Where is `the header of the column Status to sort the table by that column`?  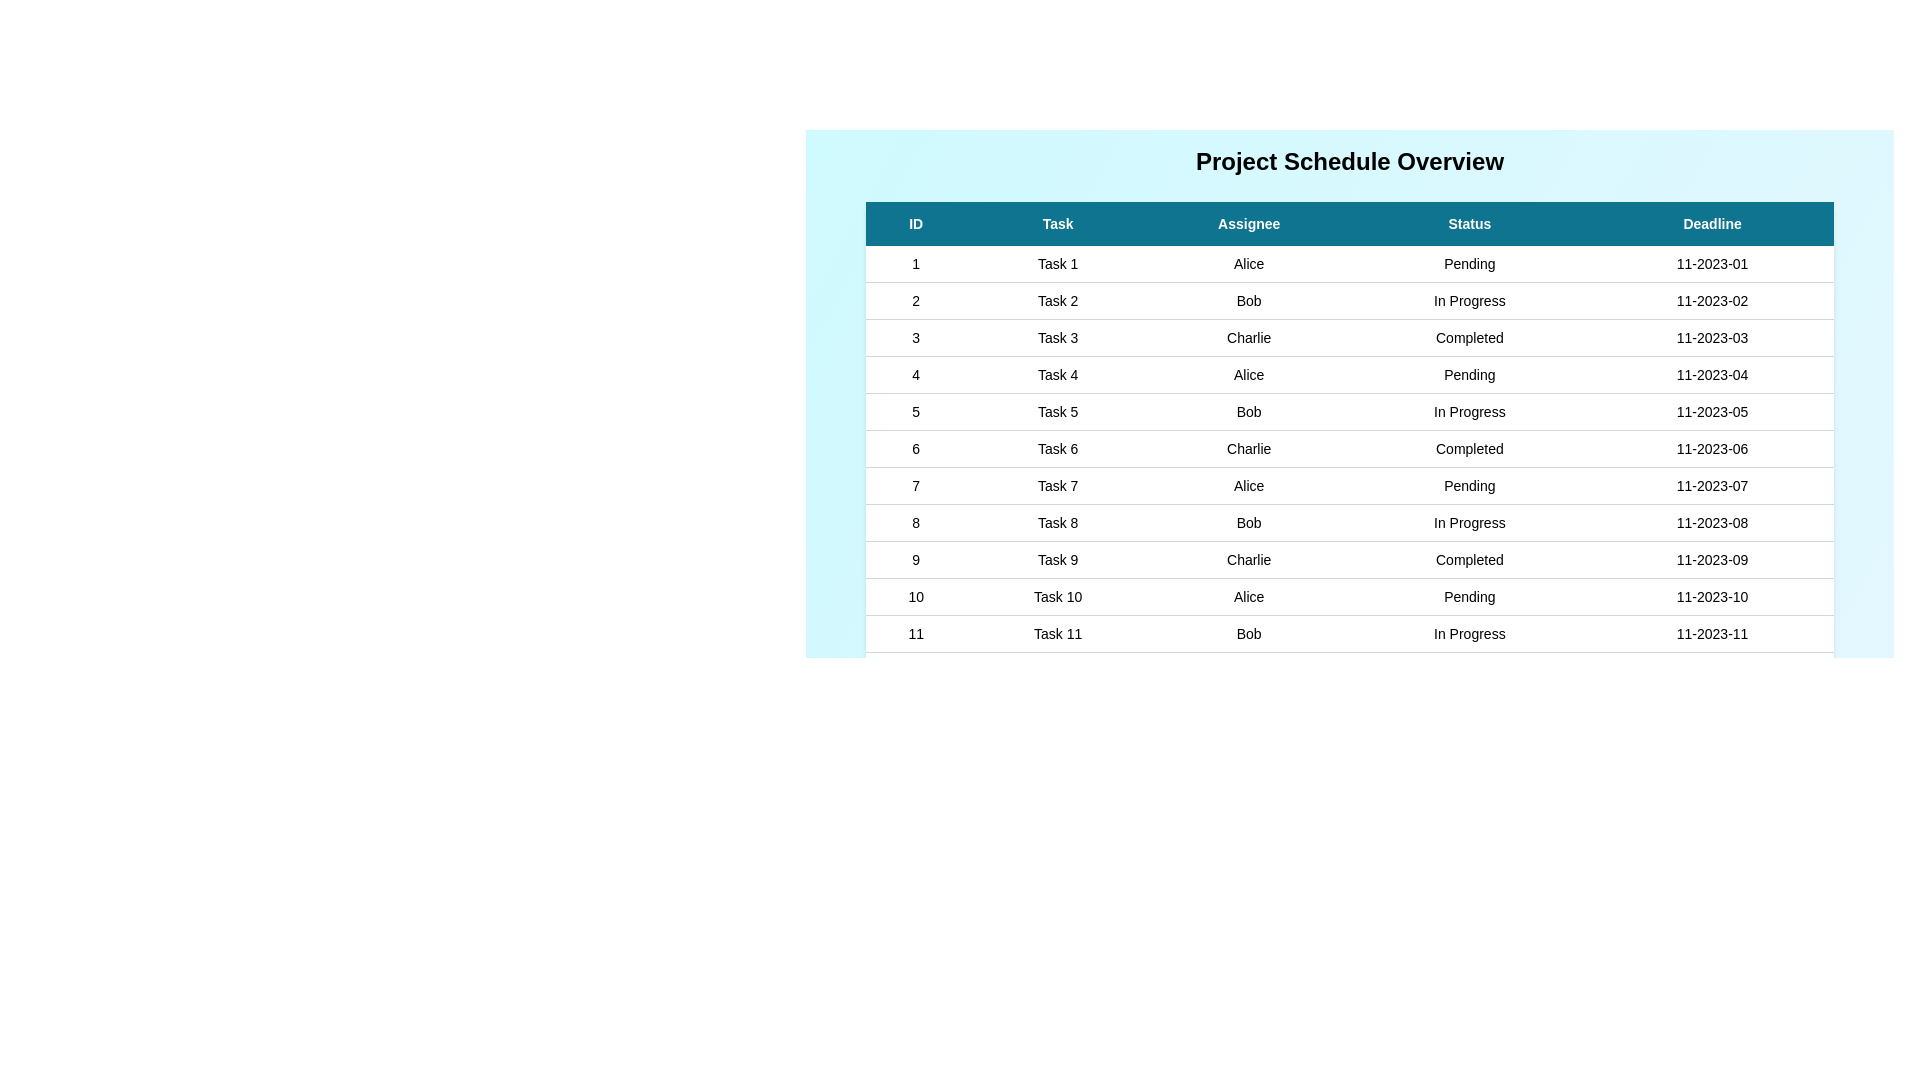 the header of the column Status to sort the table by that column is located at coordinates (1468, 223).